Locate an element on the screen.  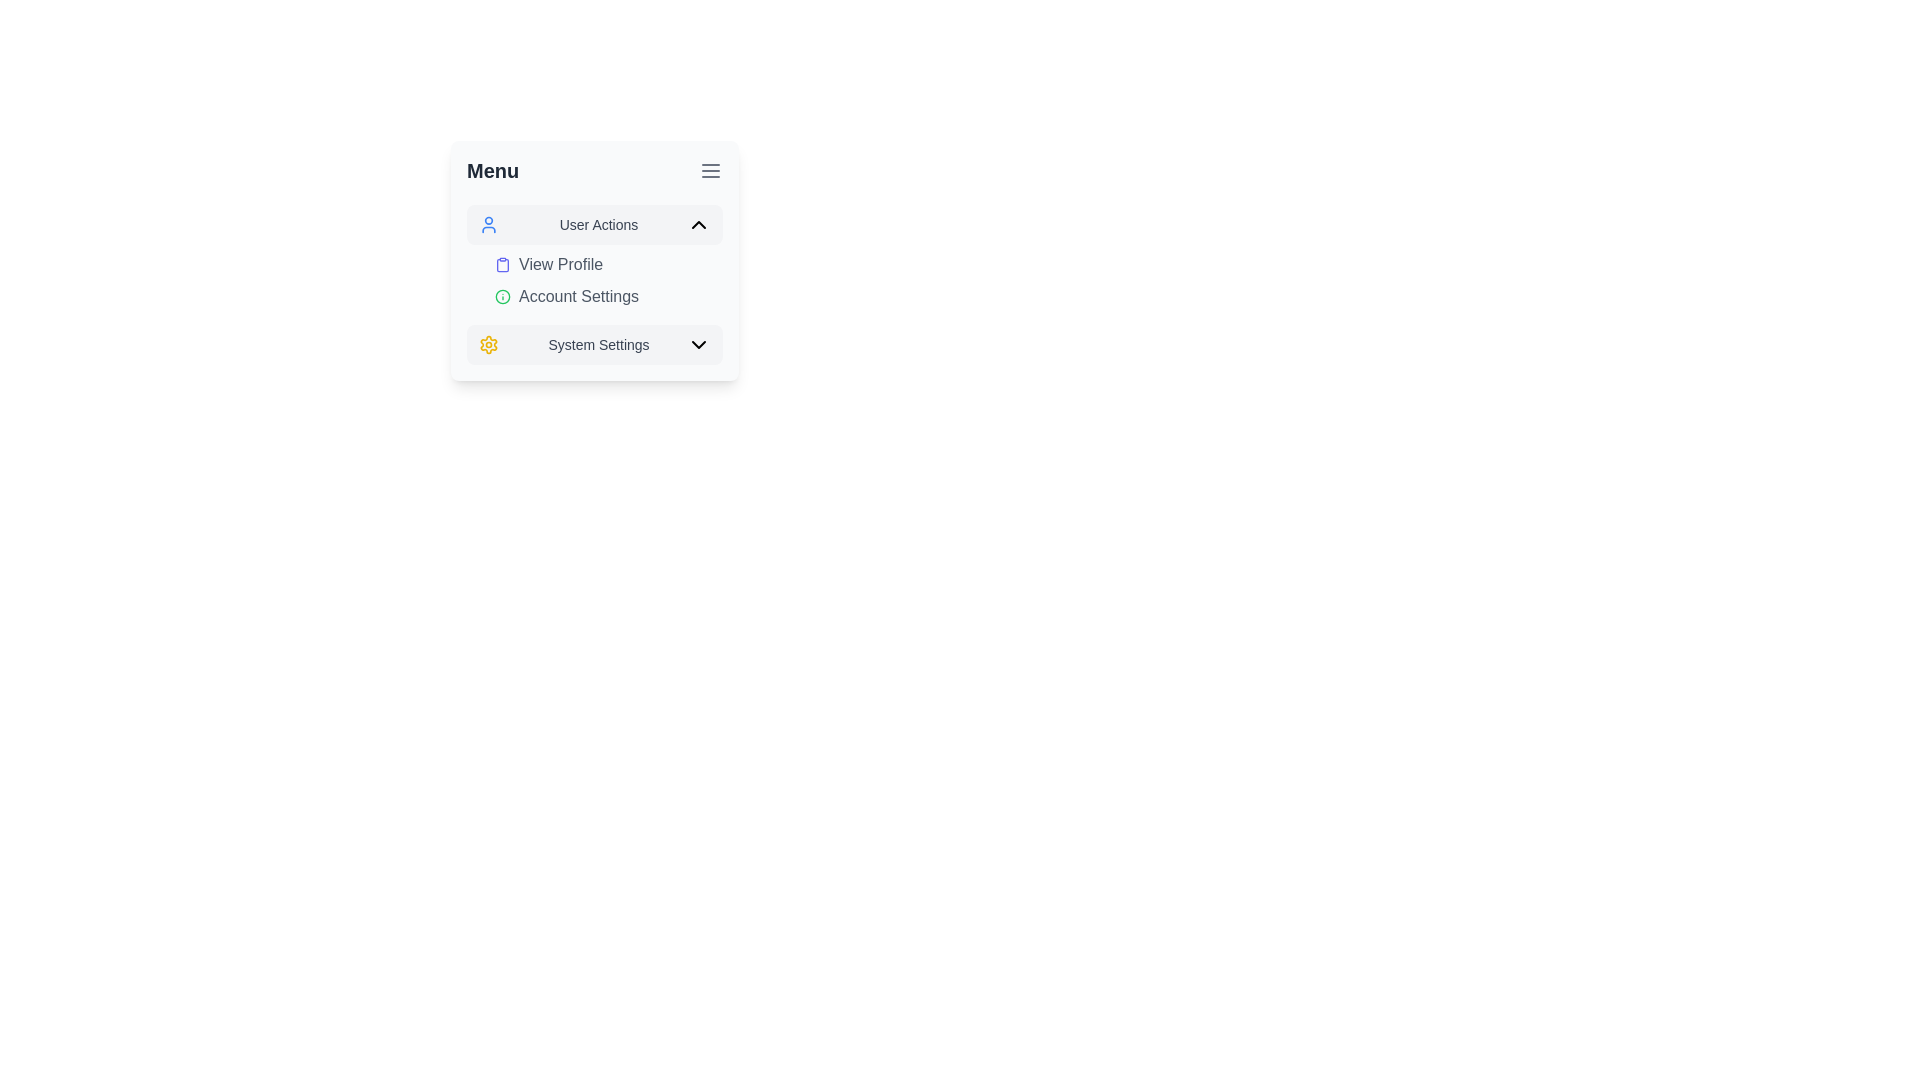
the green outlined circular SVG element that symbolizes information, located in the system menu next to 'Account Settings' is located at coordinates (503, 297).